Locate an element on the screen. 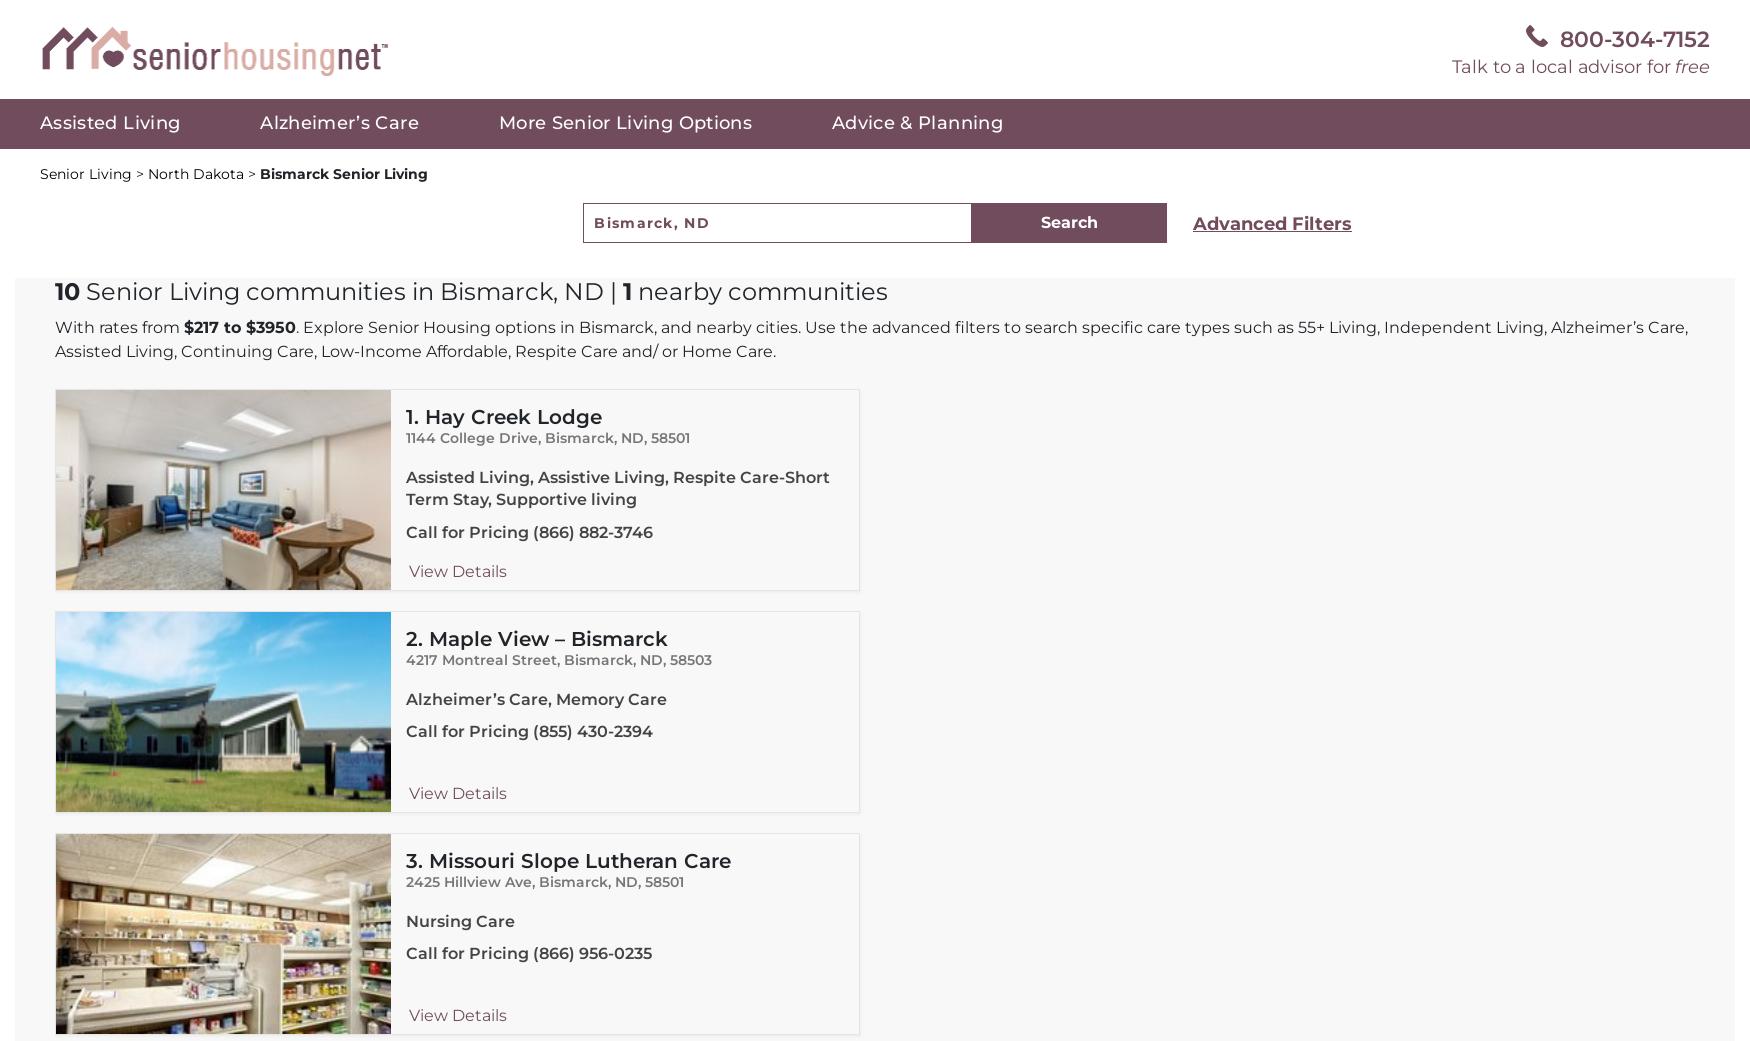  'Assisted Living' is located at coordinates (110, 123).